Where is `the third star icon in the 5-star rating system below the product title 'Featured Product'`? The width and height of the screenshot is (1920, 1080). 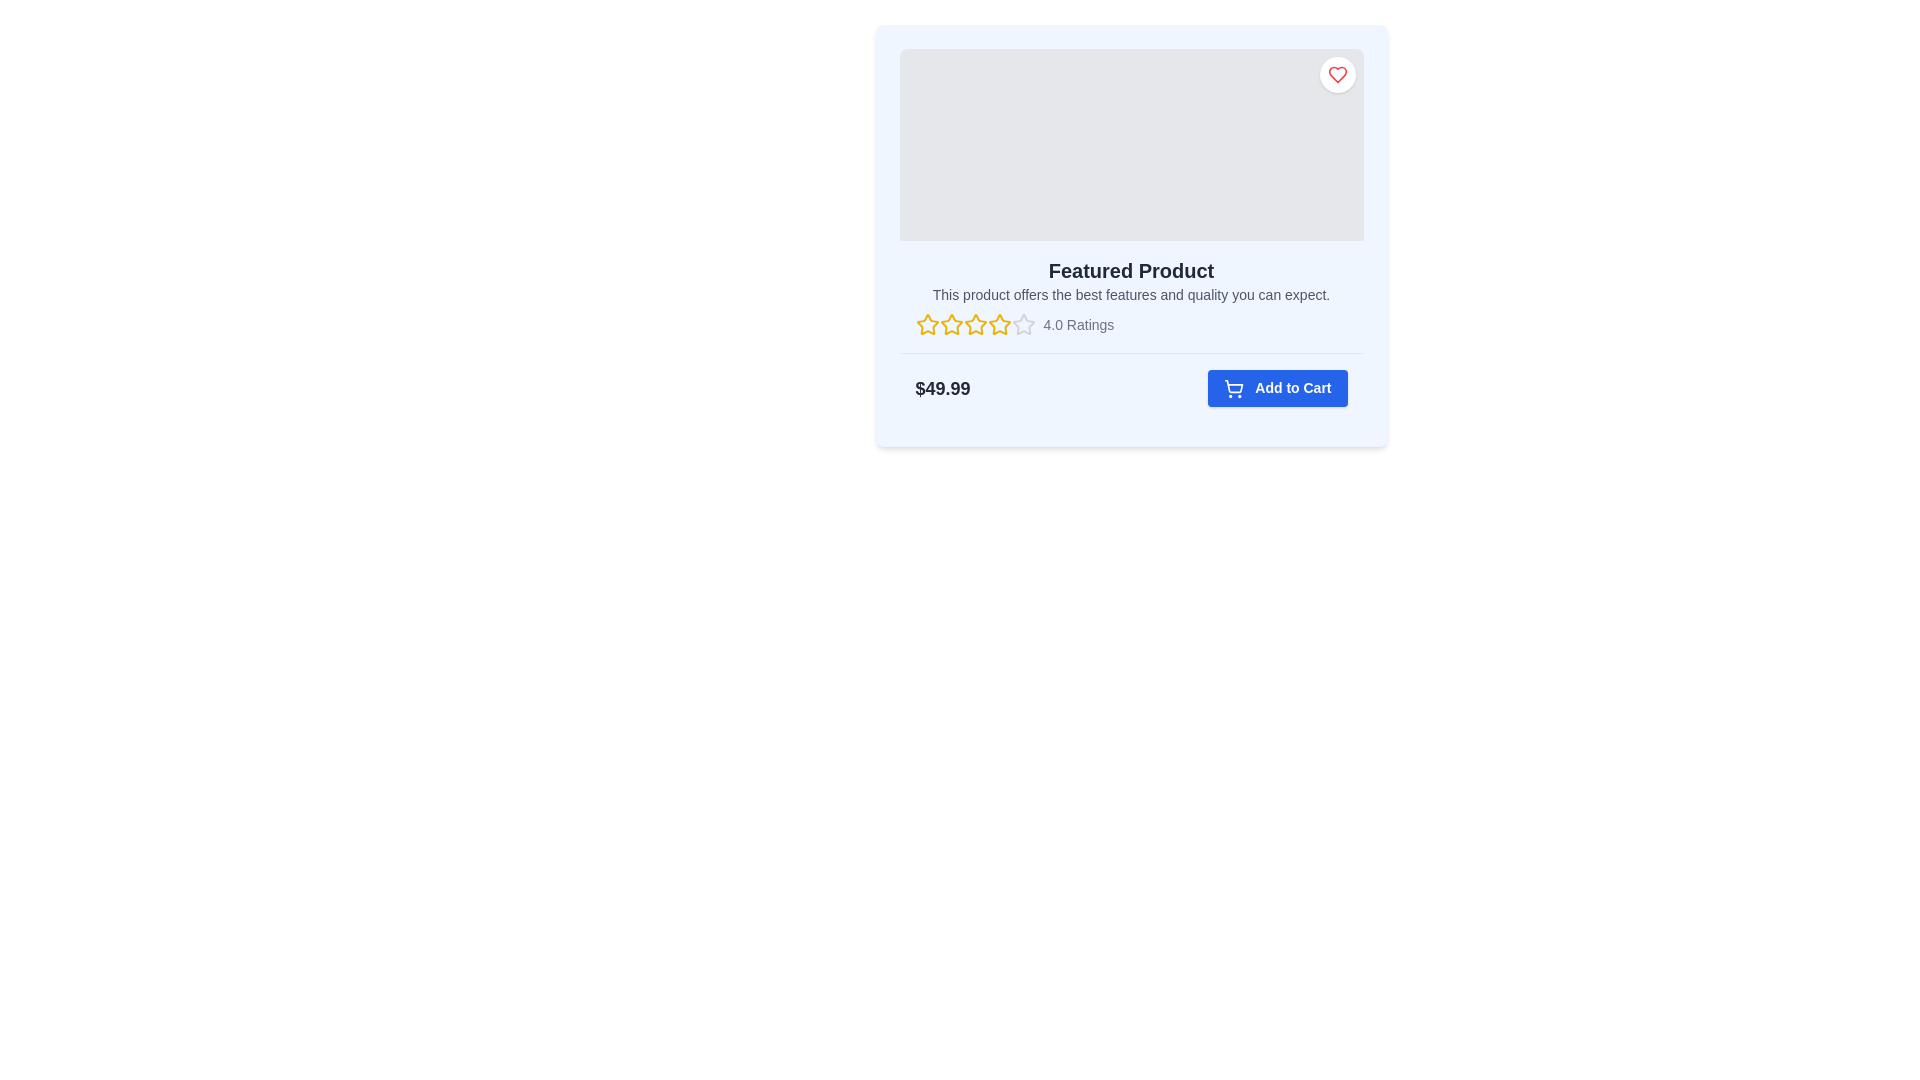
the third star icon in the 5-star rating system below the product title 'Featured Product' is located at coordinates (999, 323).